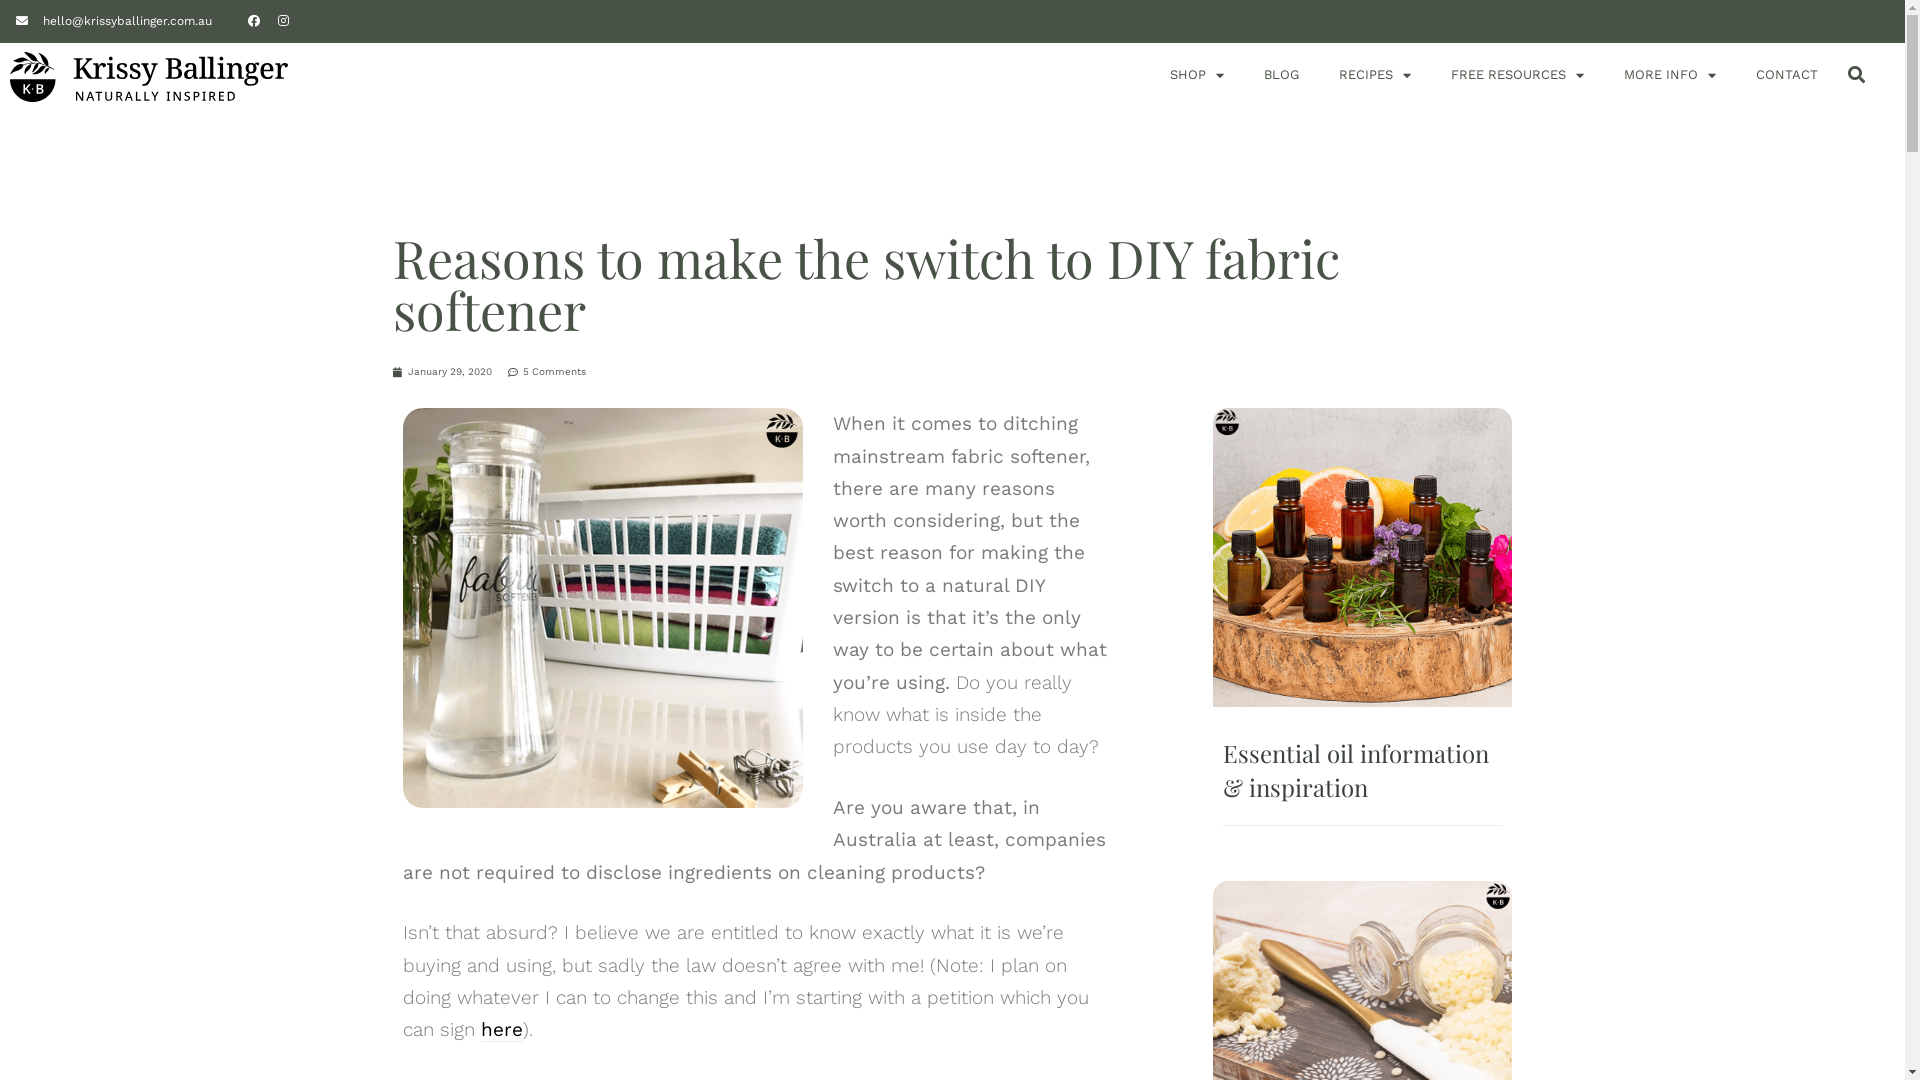 This screenshot has width=1920, height=1080. Describe the element at coordinates (113, 20) in the screenshot. I see `'hello@krissyballinger.com.au'` at that location.